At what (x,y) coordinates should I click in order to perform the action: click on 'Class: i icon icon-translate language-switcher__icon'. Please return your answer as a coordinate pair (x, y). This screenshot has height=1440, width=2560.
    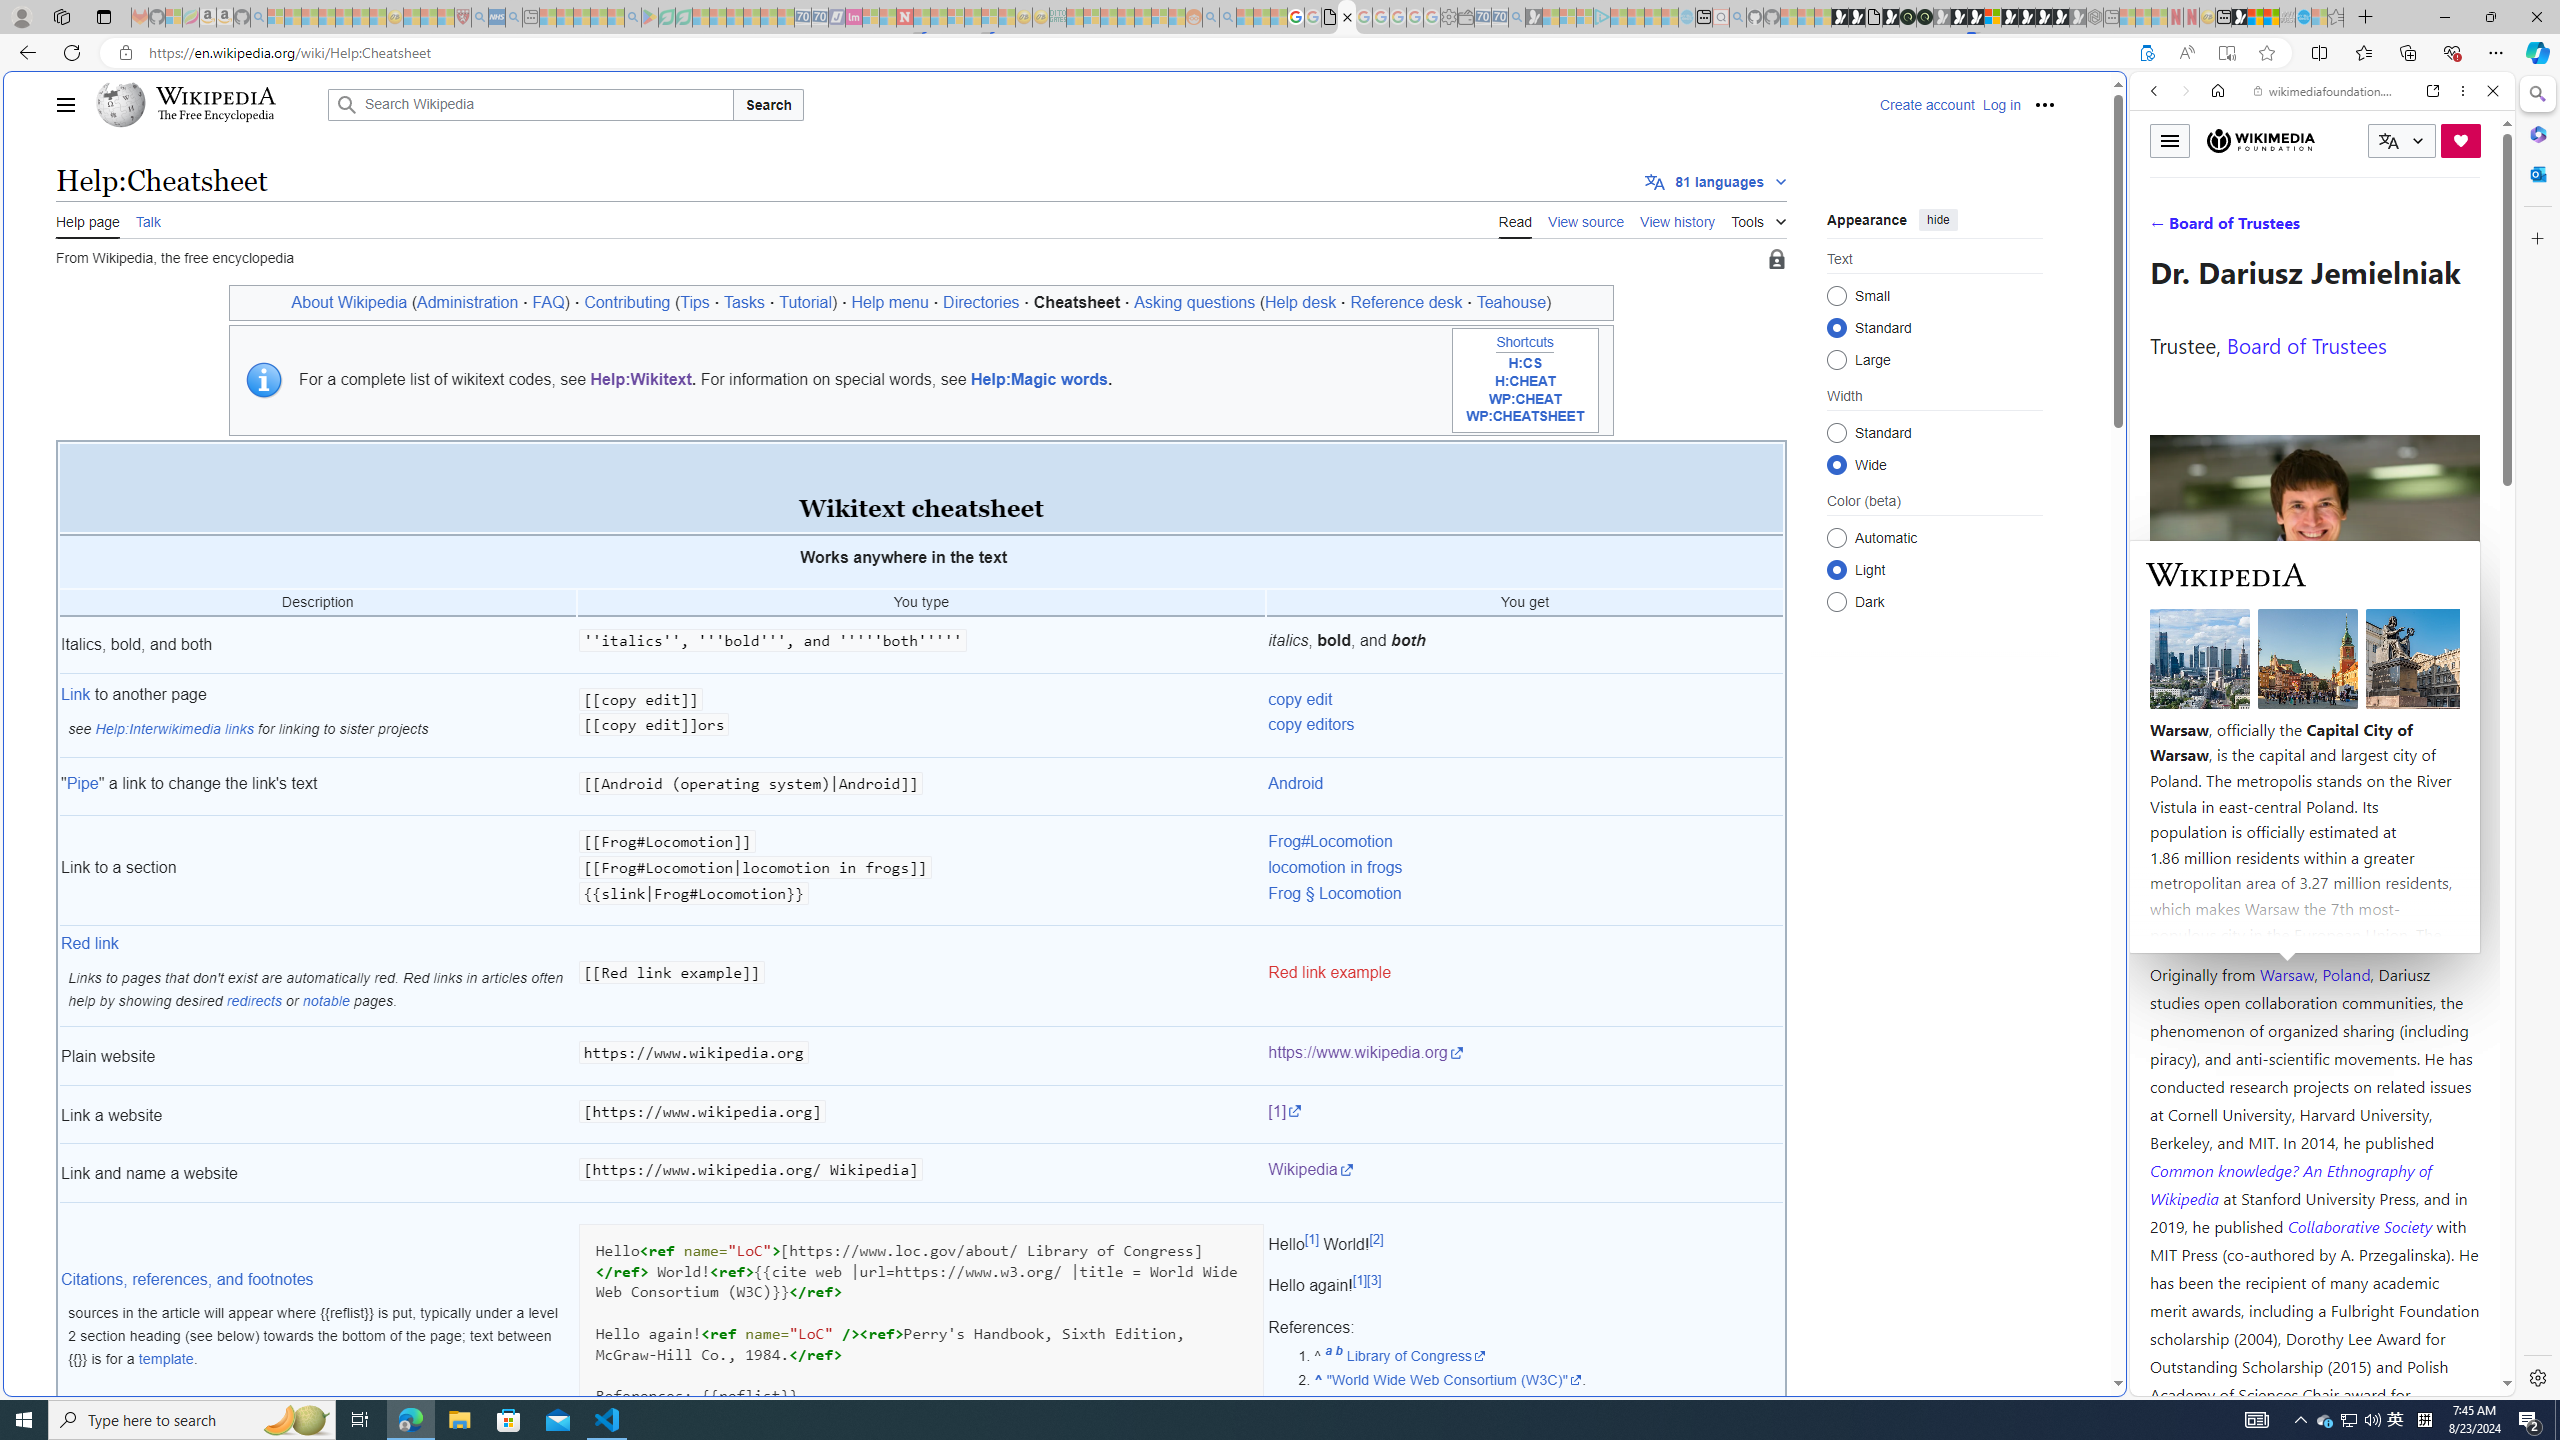
    Looking at the image, I should click on (2388, 141).